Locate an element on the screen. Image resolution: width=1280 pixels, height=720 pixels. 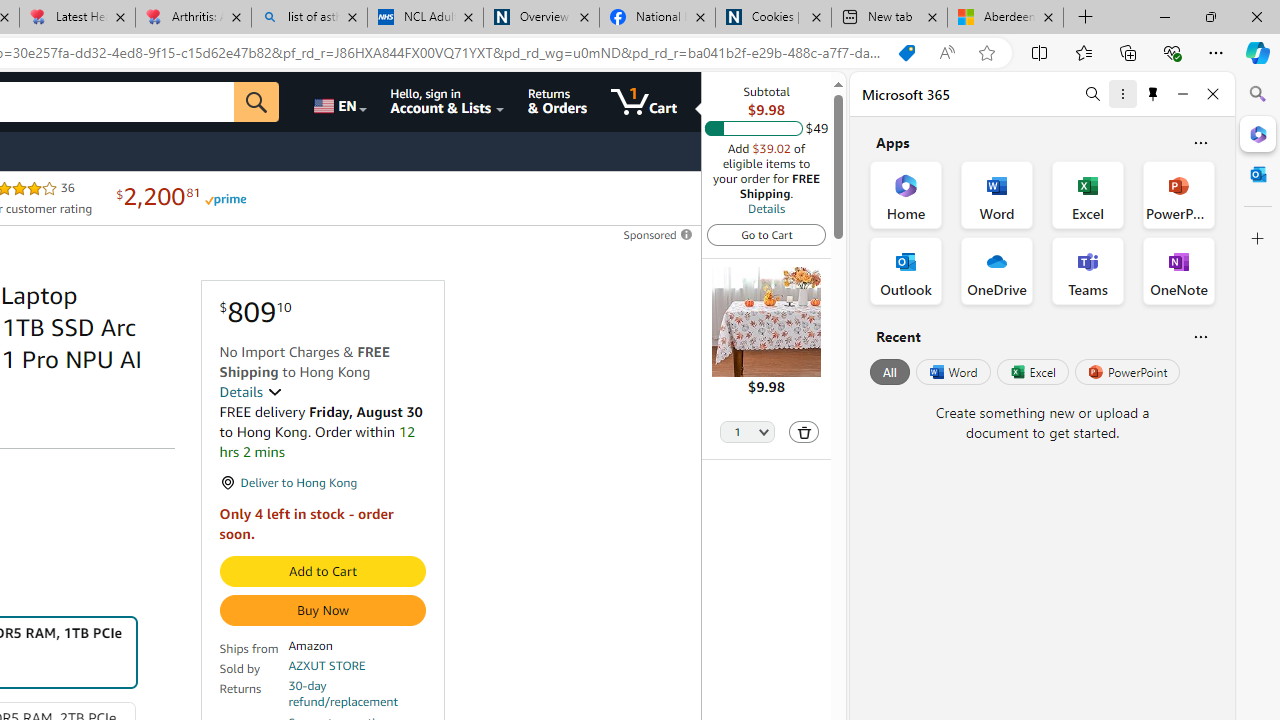
'Delete' is located at coordinates (804, 431).